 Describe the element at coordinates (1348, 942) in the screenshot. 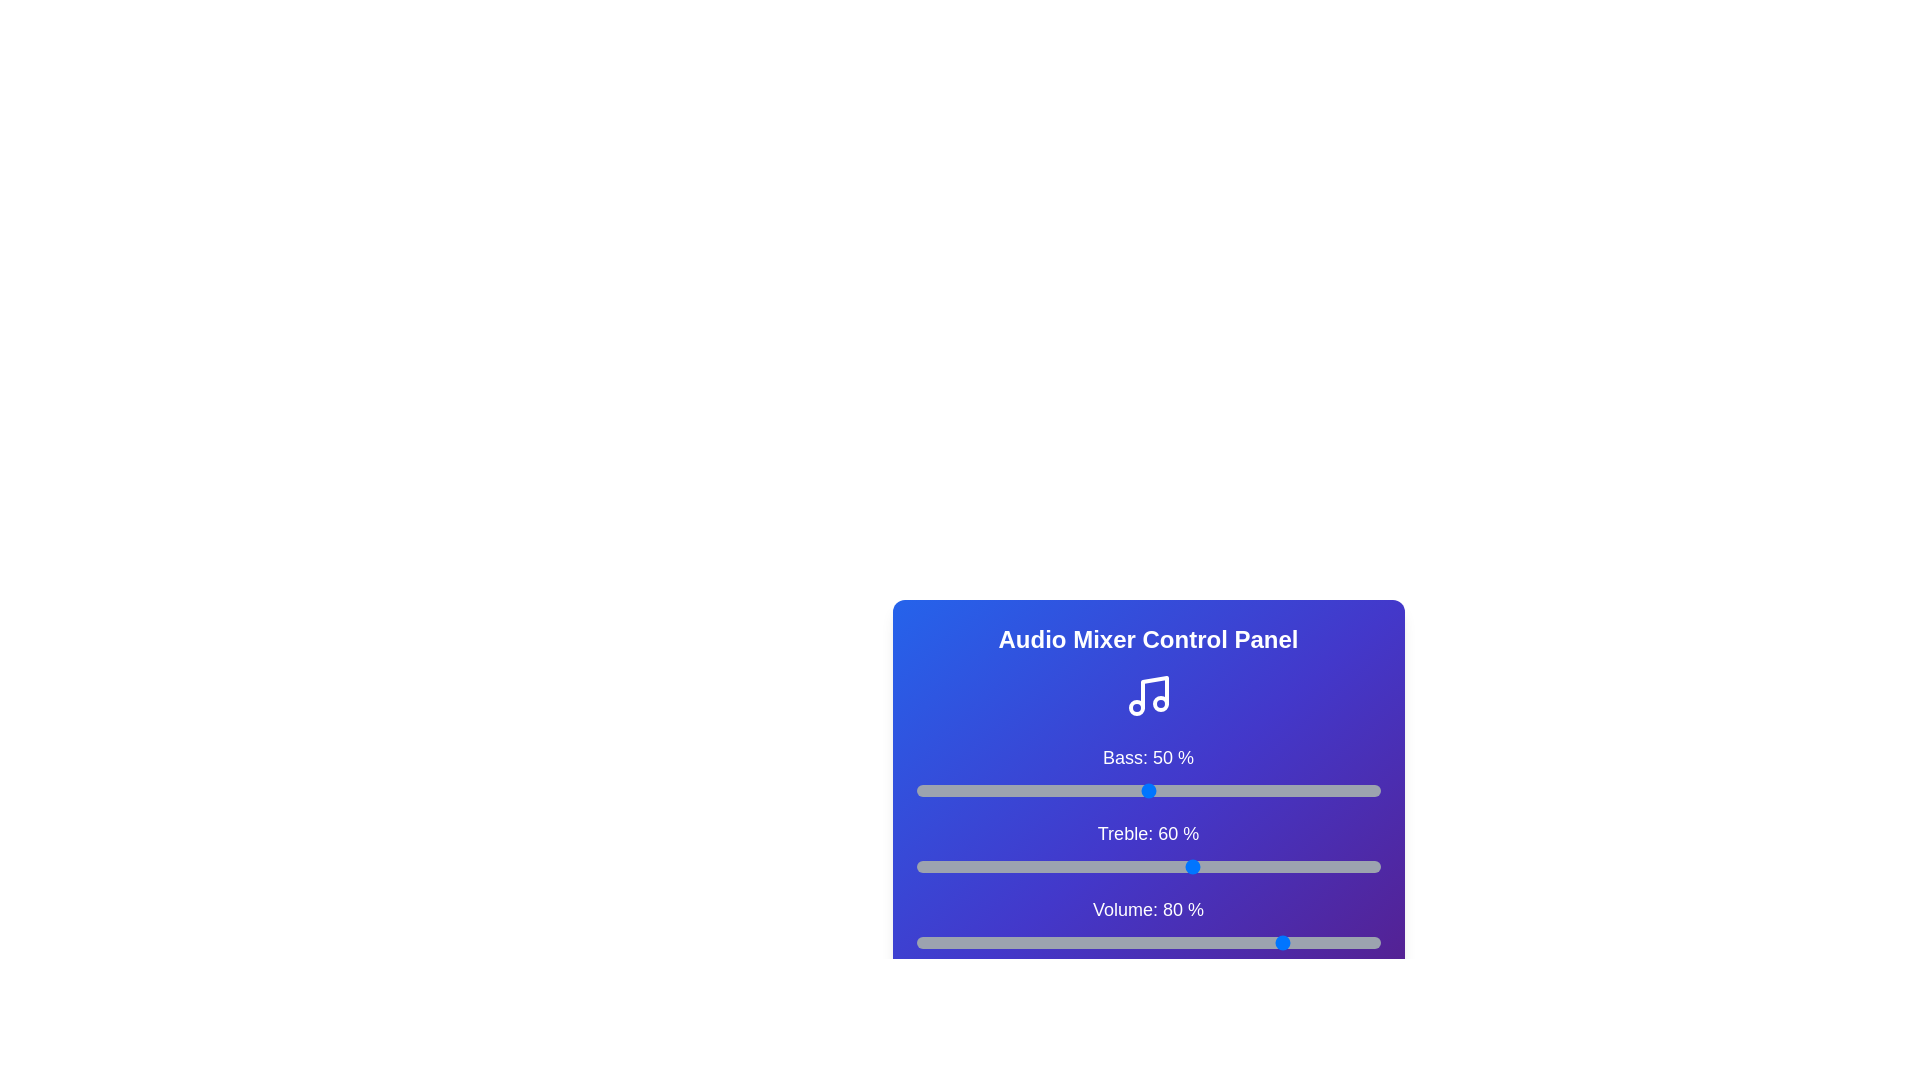

I see `the volume slider to 93%` at that location.